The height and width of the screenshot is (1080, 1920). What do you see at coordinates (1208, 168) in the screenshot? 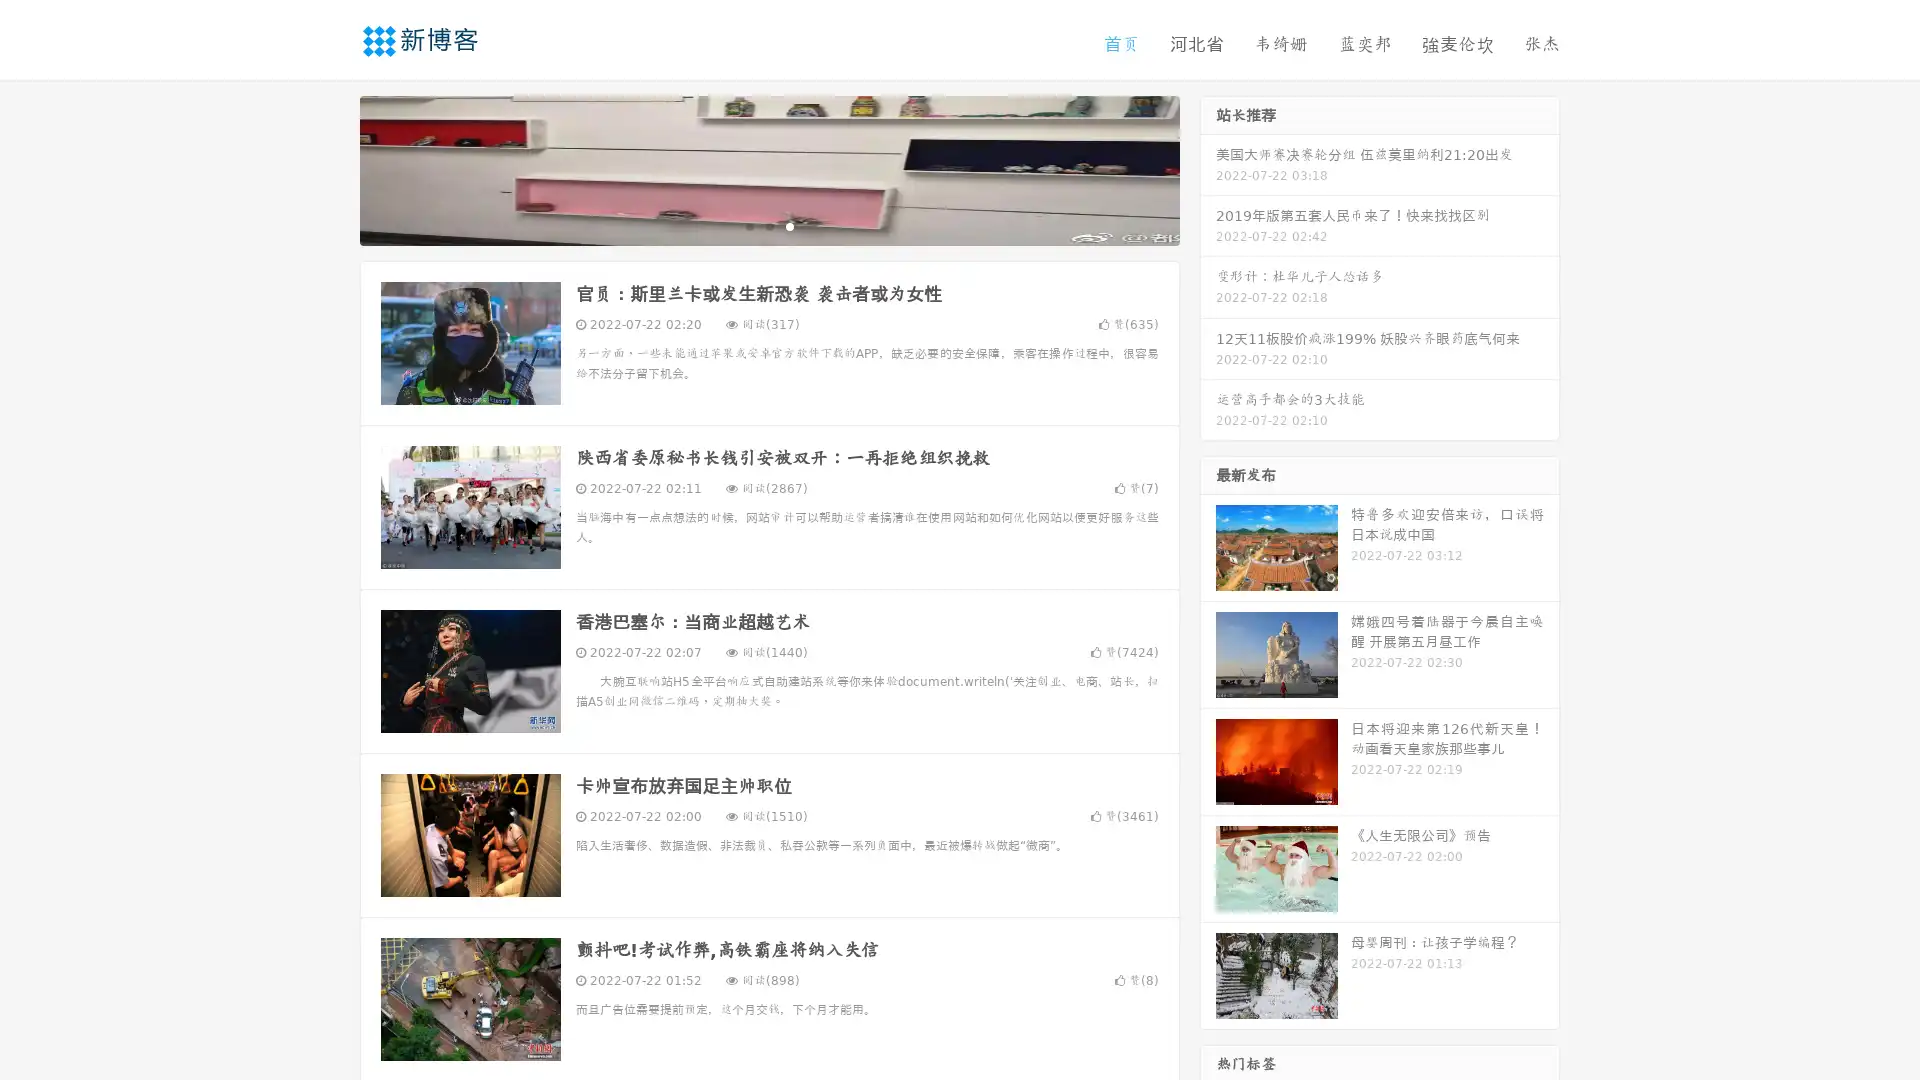
I see `Next slide` at bounding box center [1208, 168].